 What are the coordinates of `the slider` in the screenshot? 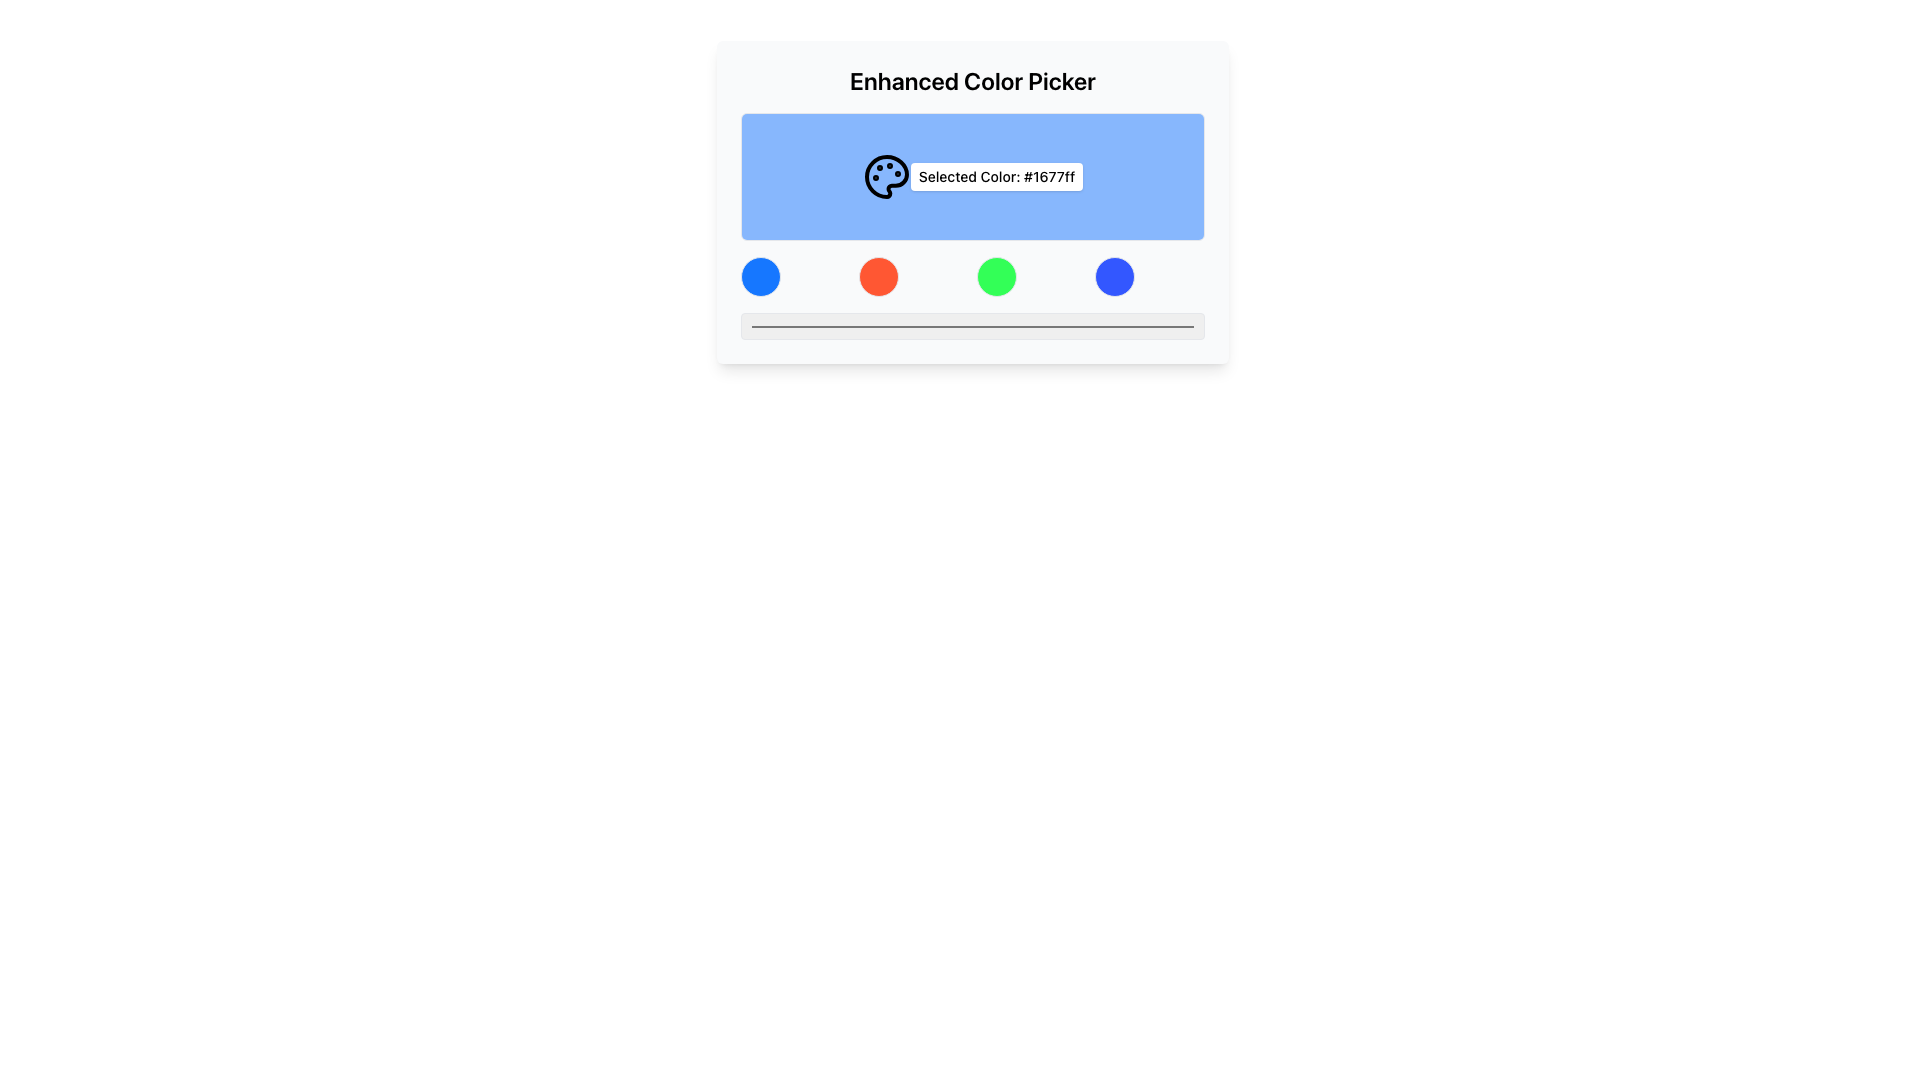 It's located at (781, 325).